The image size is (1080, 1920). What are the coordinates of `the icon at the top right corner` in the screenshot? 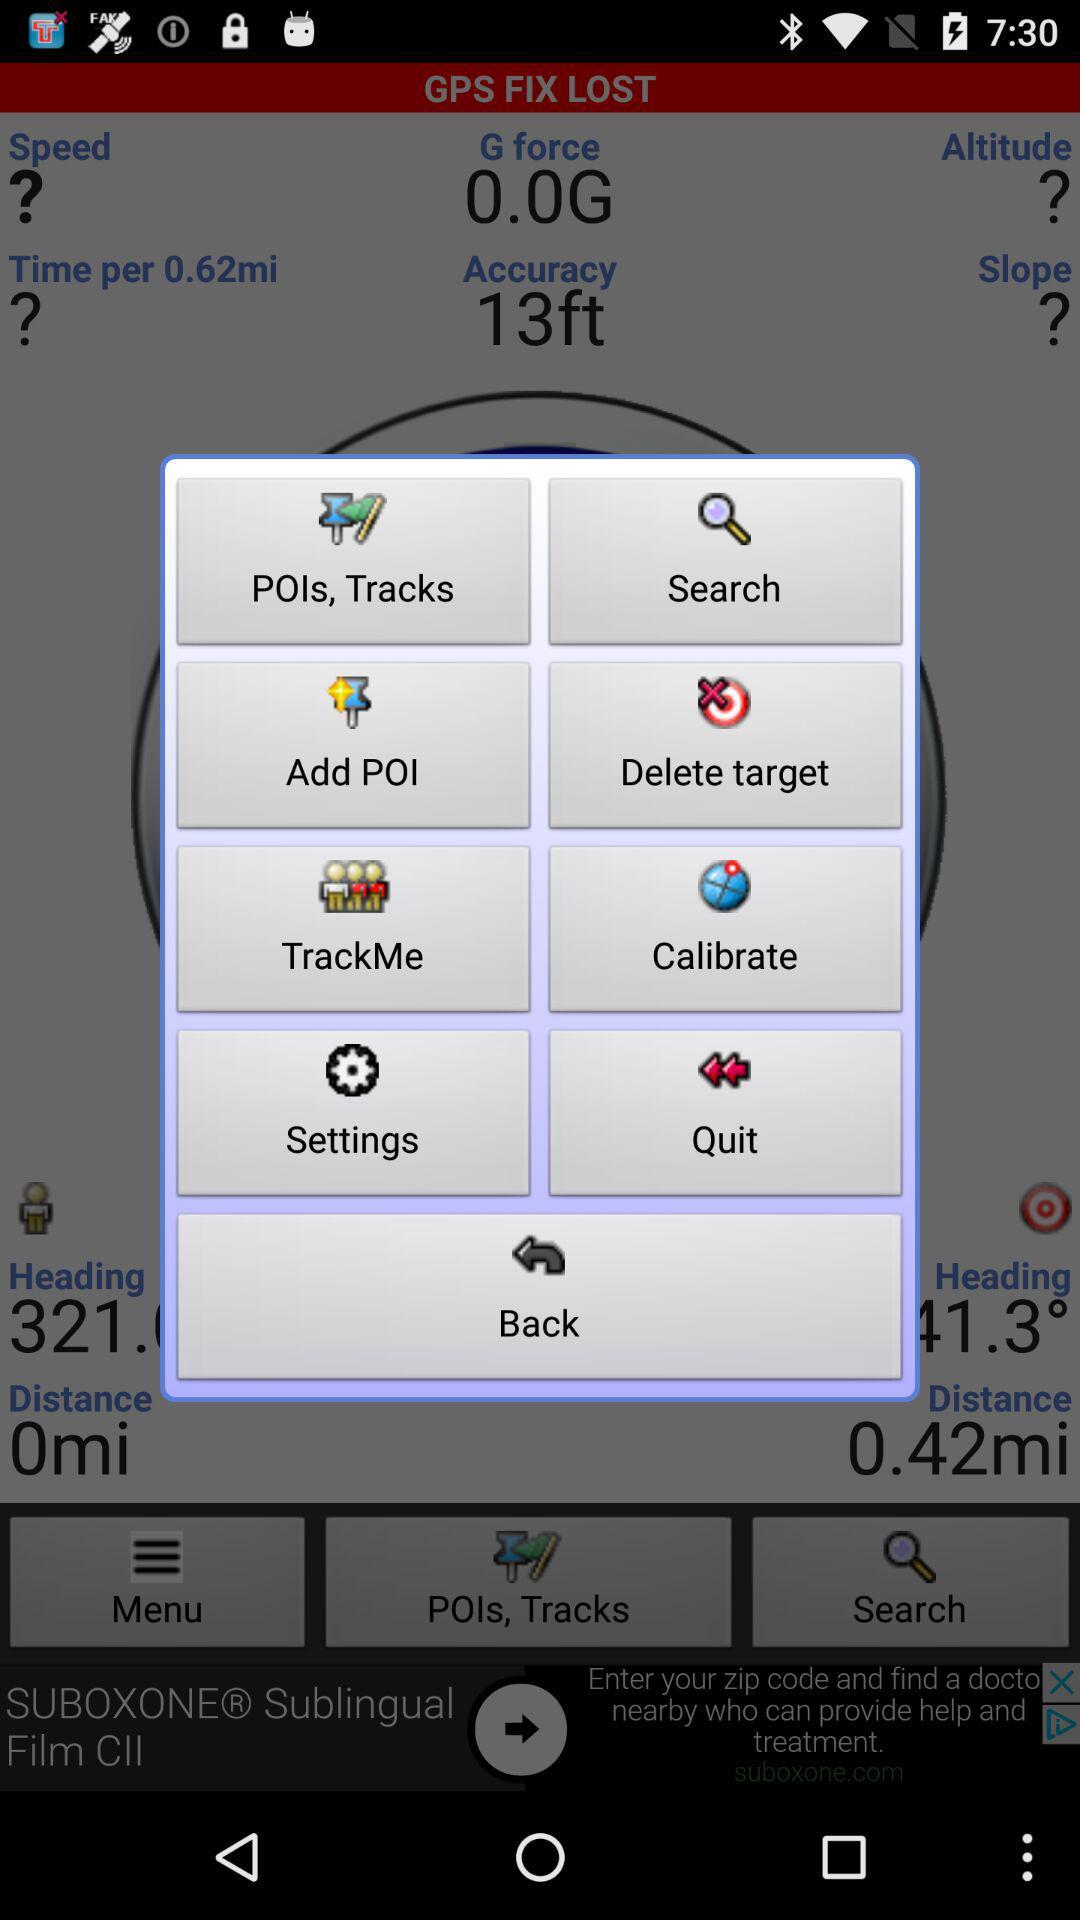 It's located at (725, 566).